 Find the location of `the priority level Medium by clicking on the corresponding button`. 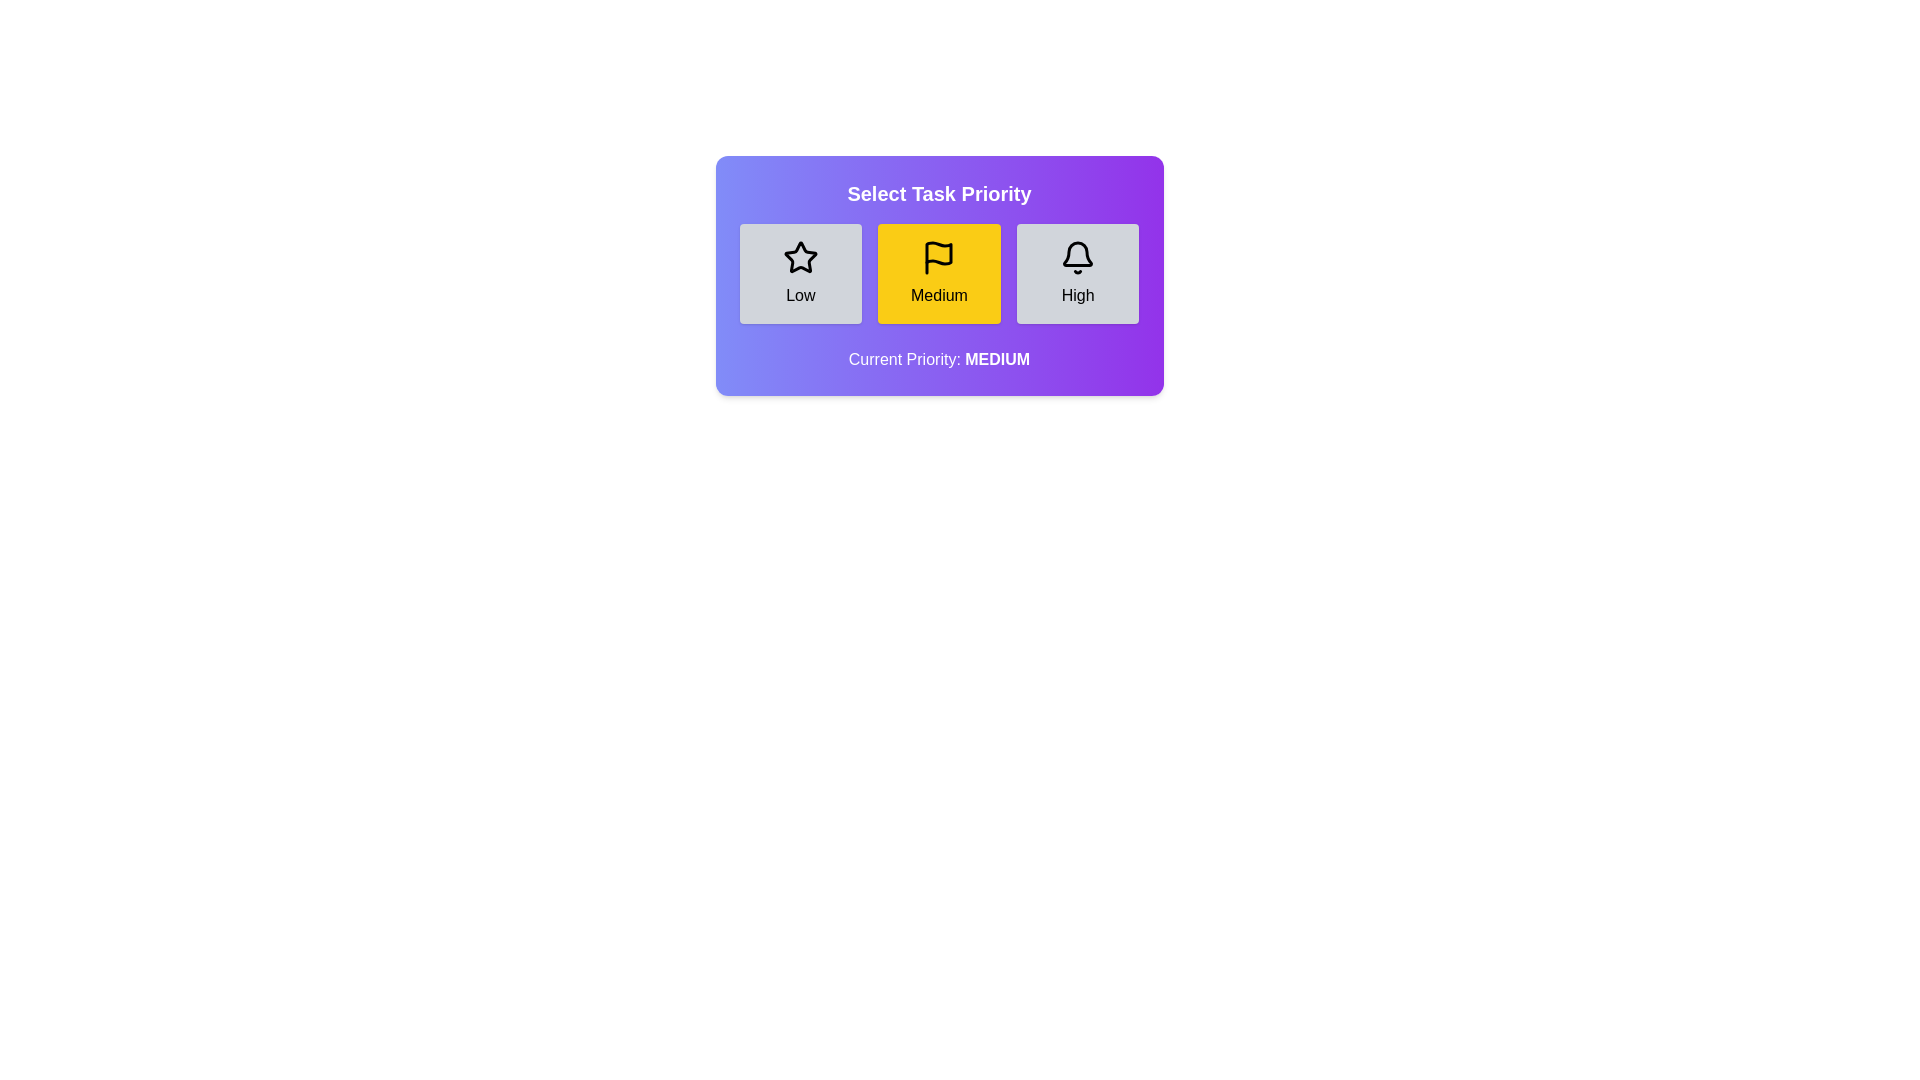

the priority level Medium by clicking on the corresponding button is located at coordinates (938, 273).